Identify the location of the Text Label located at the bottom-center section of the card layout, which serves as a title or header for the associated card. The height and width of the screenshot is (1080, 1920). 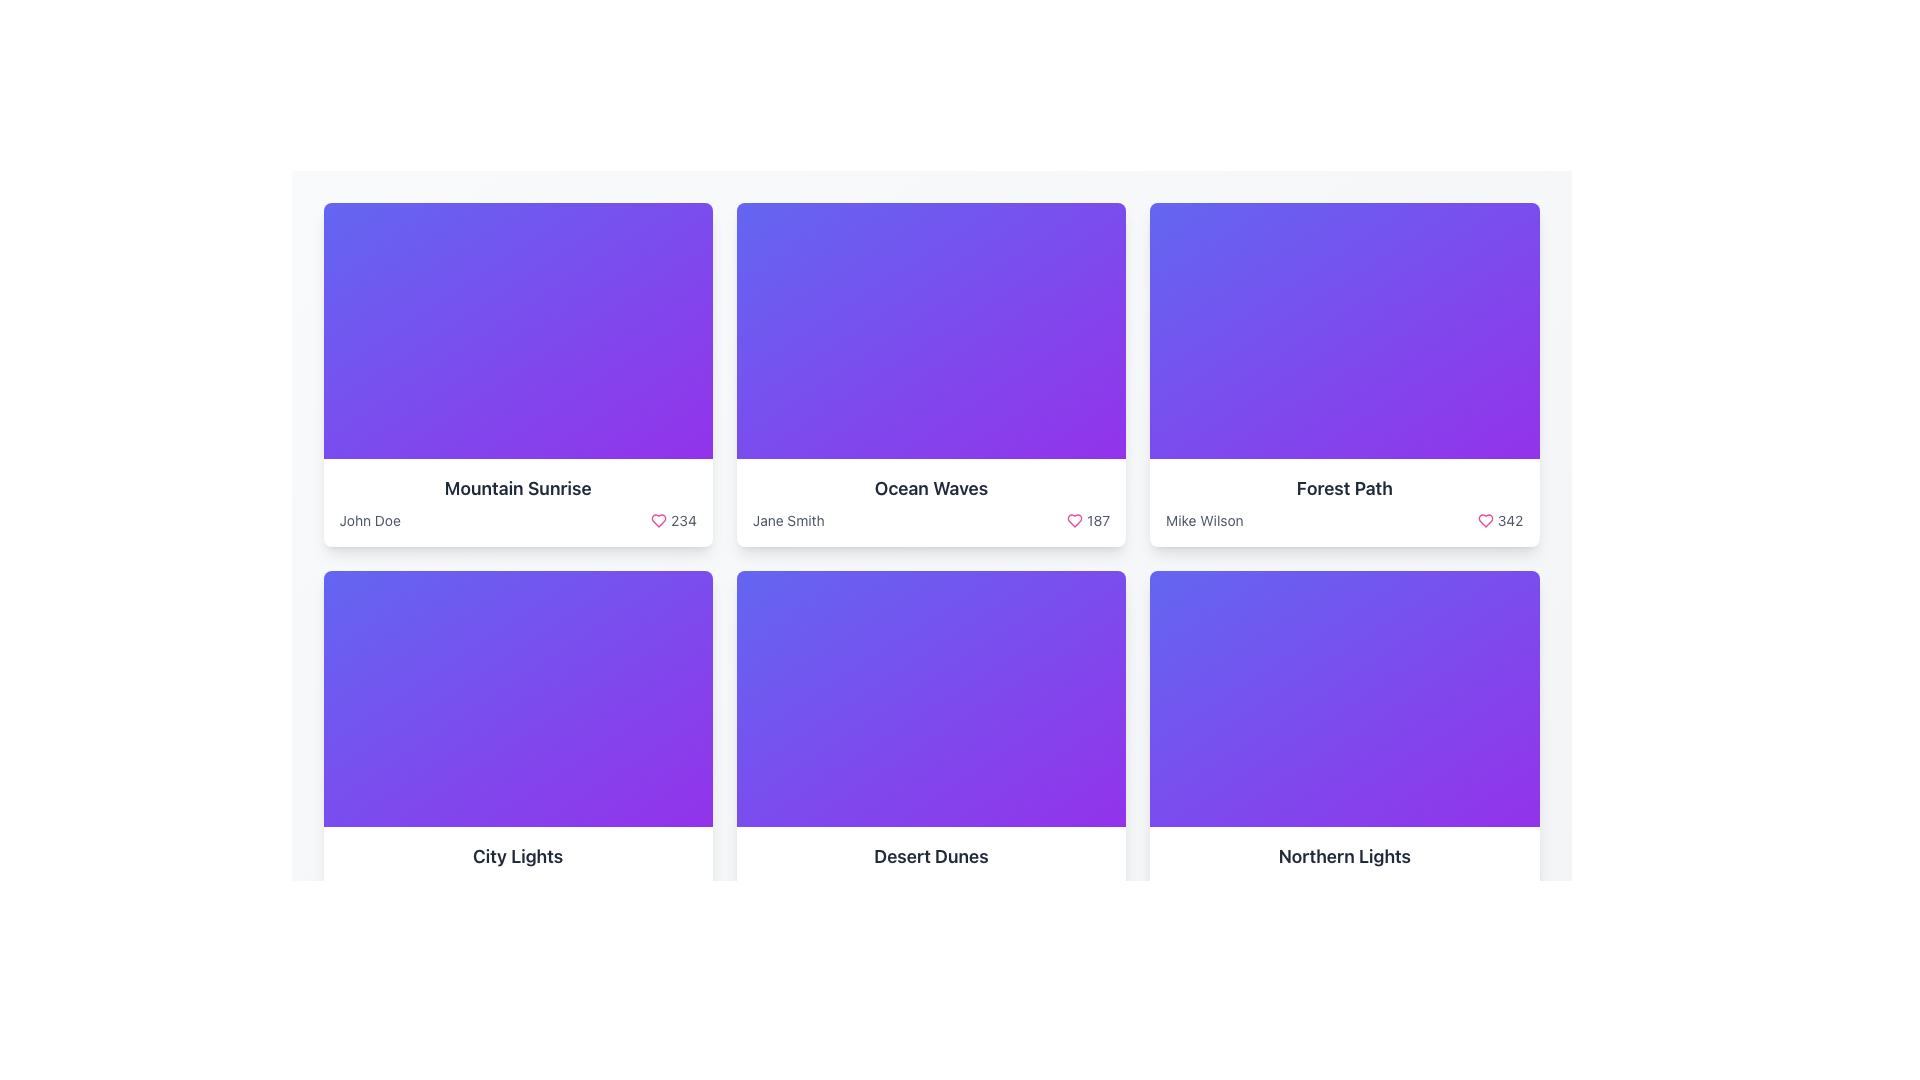
(518, 855).